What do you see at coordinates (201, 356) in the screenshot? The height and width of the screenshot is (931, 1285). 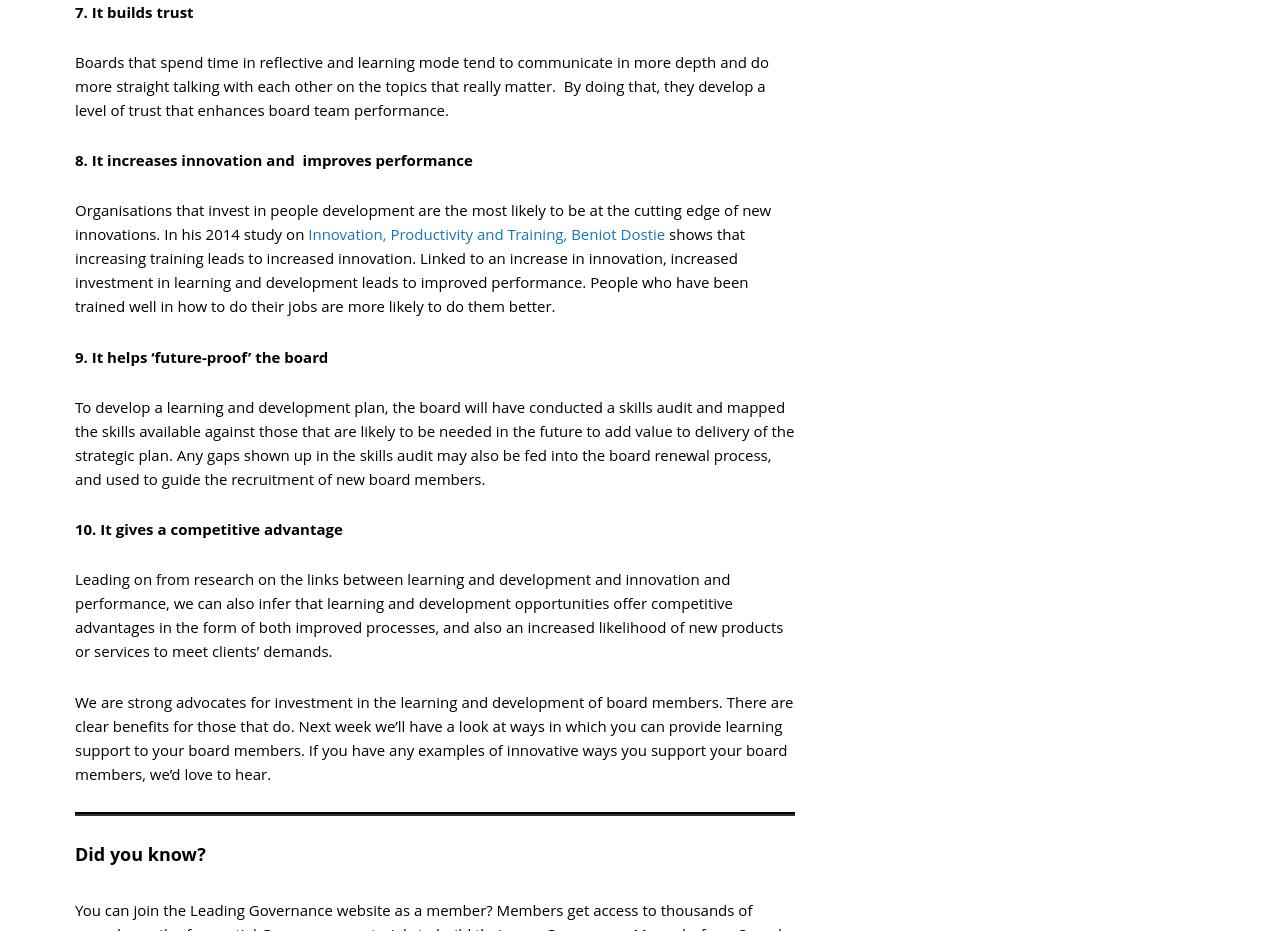 I see `'9. It helps ‘future-proof’ the board'` at bounding box center [201, 356].